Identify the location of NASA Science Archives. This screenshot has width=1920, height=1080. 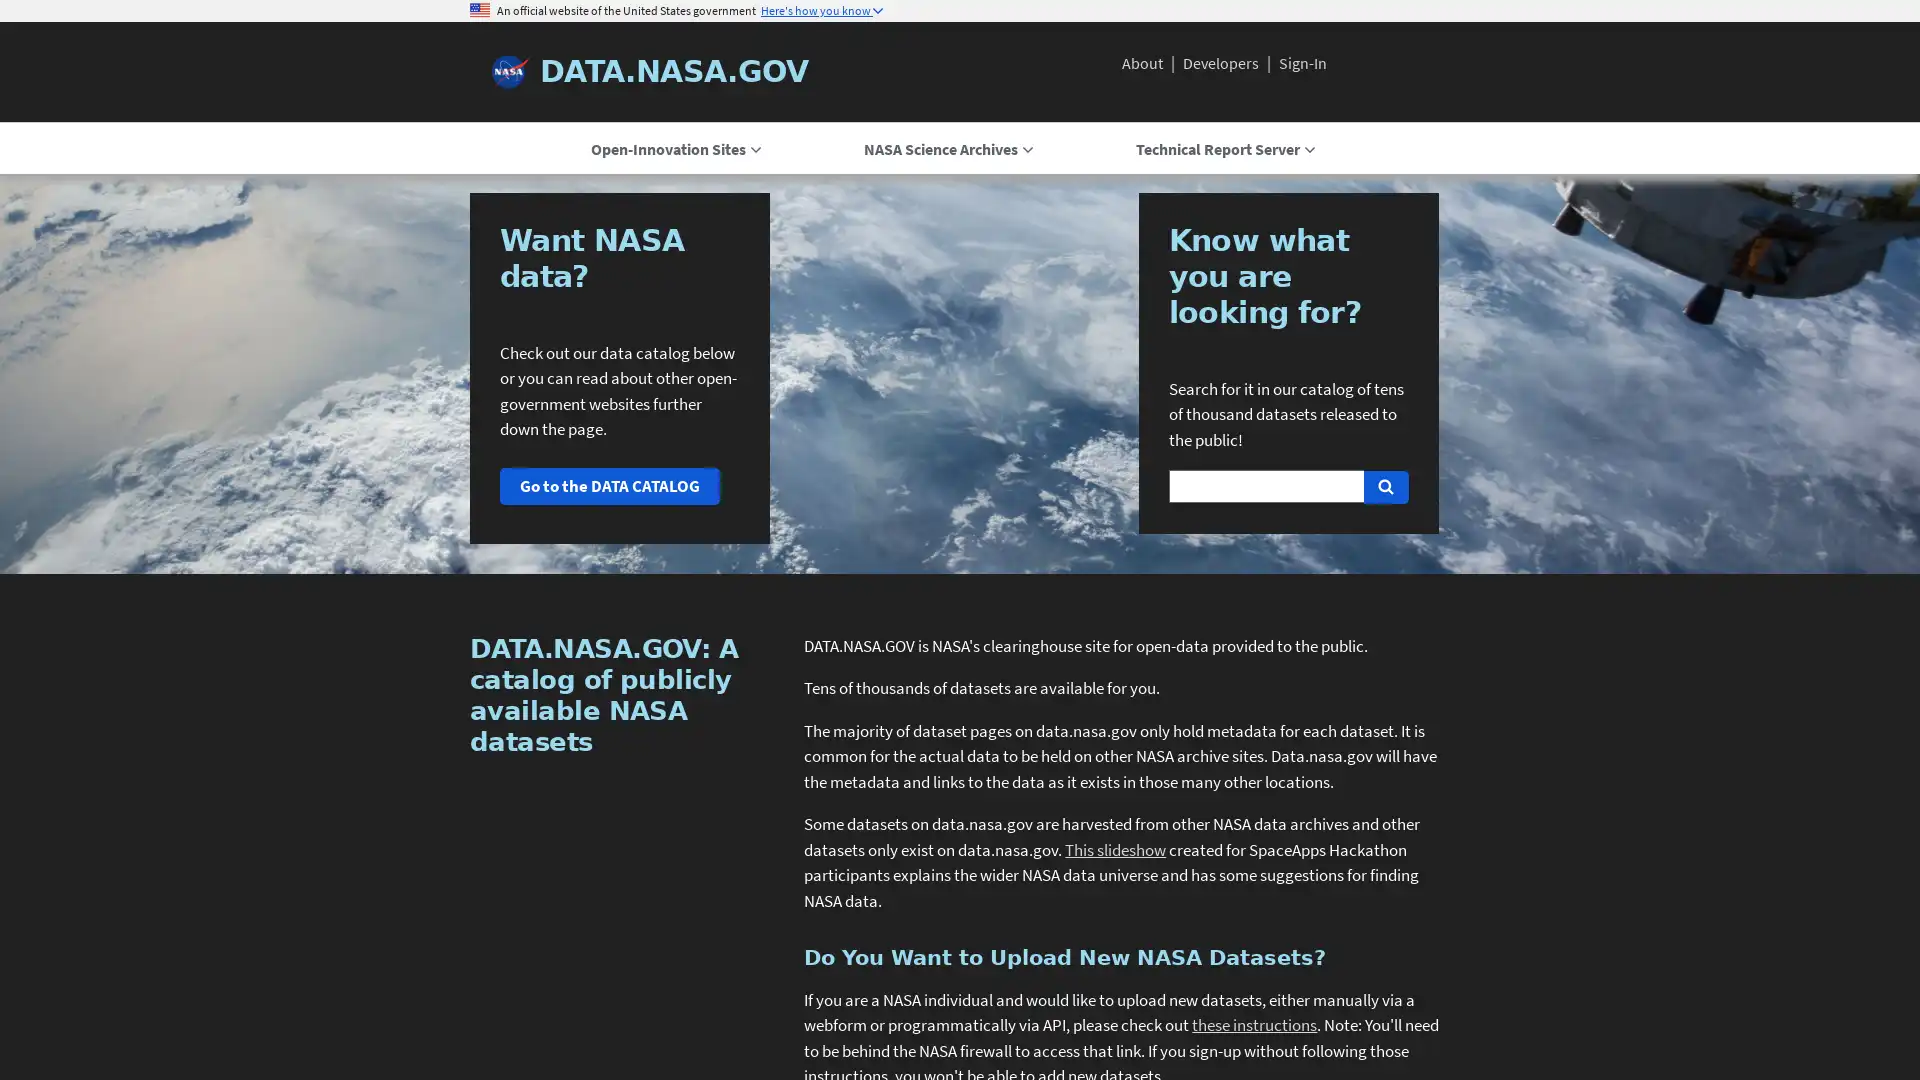
(946, 148).